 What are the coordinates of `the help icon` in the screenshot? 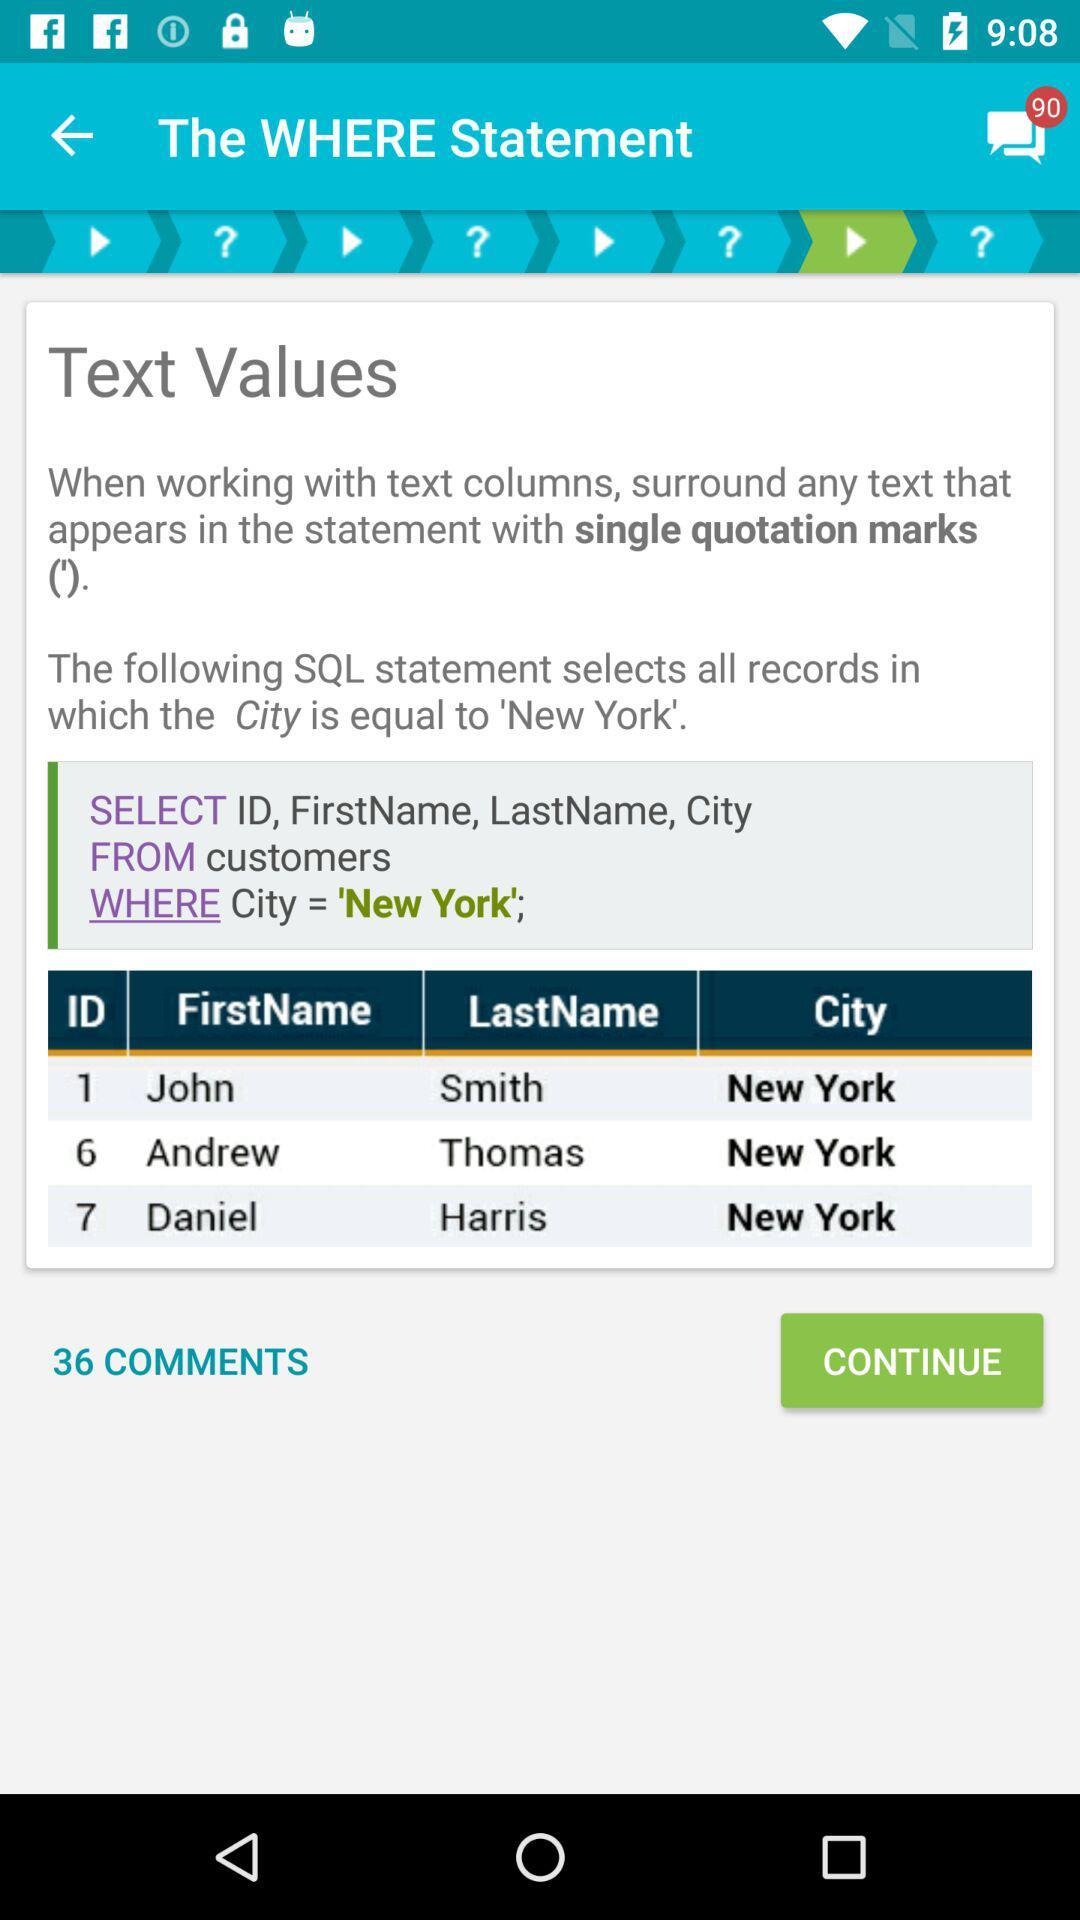 It's located at (729, 240).